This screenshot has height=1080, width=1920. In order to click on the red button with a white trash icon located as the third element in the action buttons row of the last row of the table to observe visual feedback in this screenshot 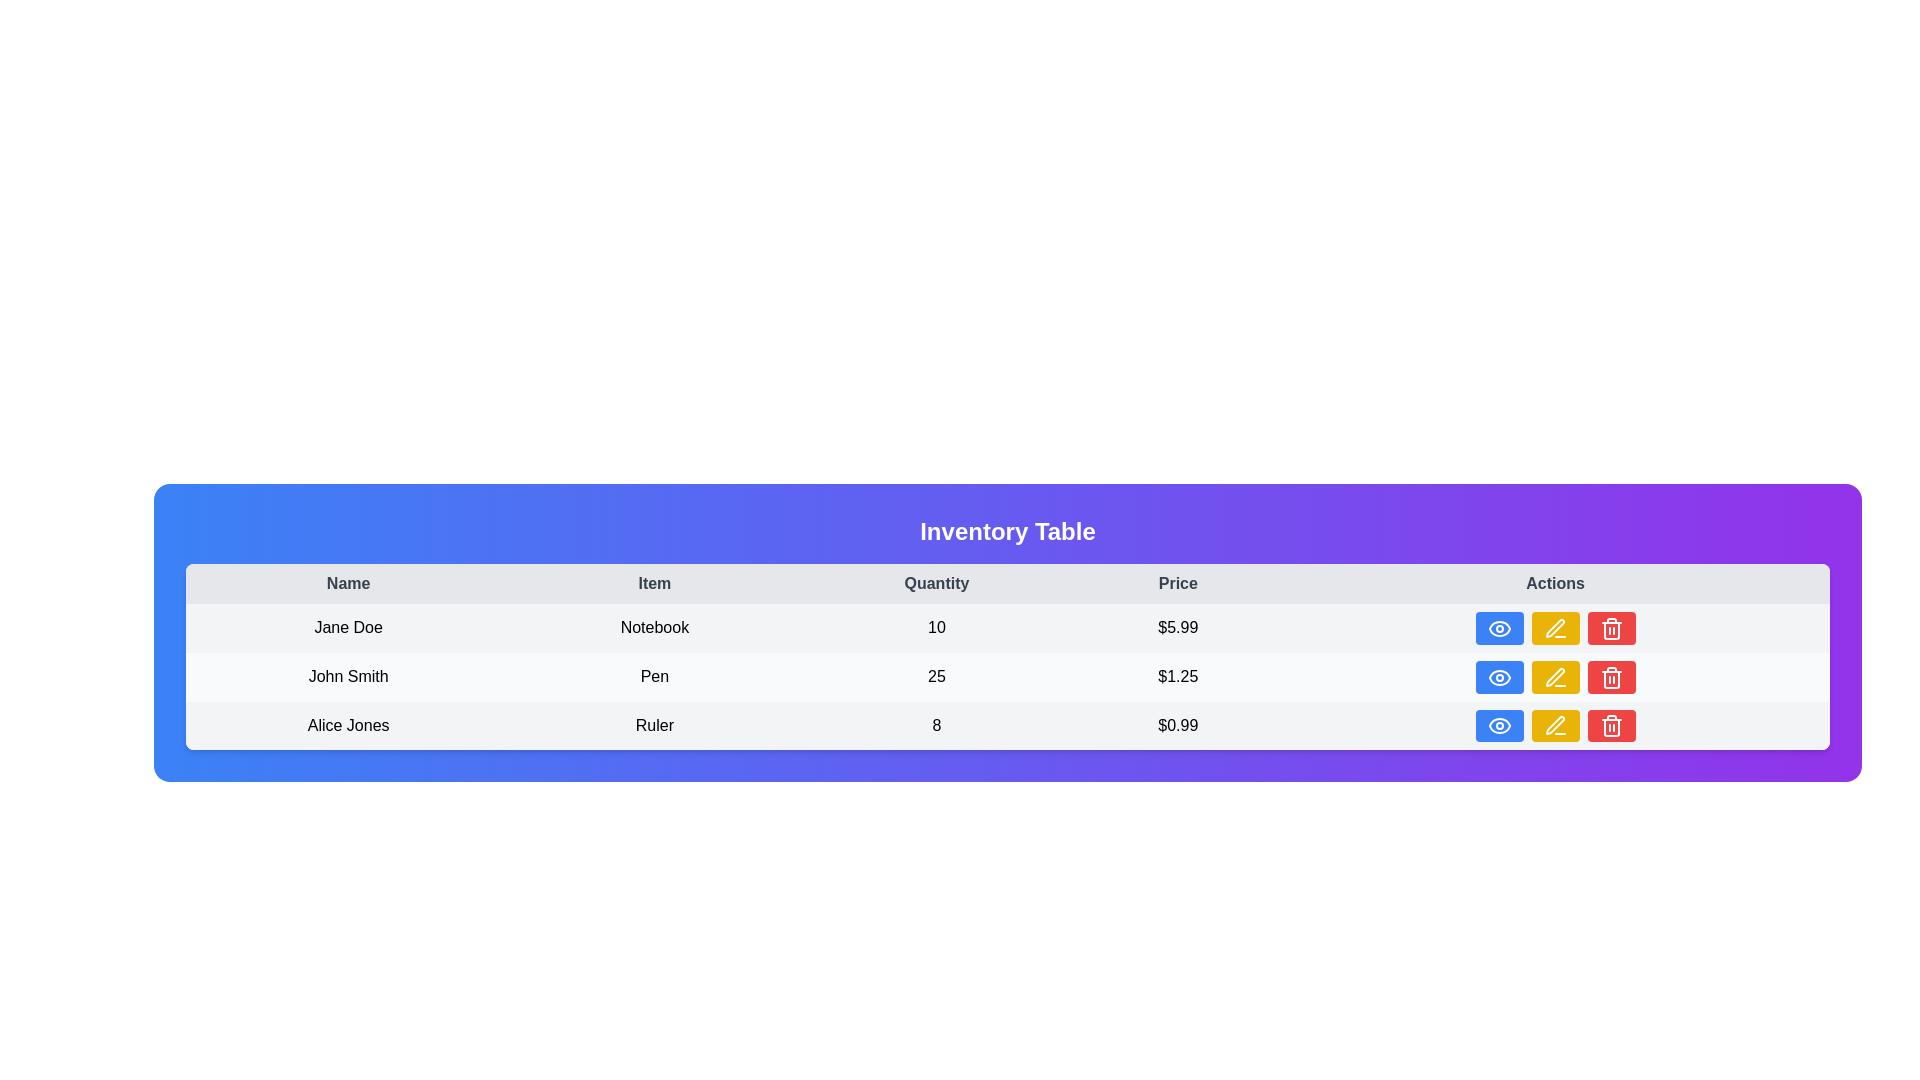, I will do `click(1611, 676)`.